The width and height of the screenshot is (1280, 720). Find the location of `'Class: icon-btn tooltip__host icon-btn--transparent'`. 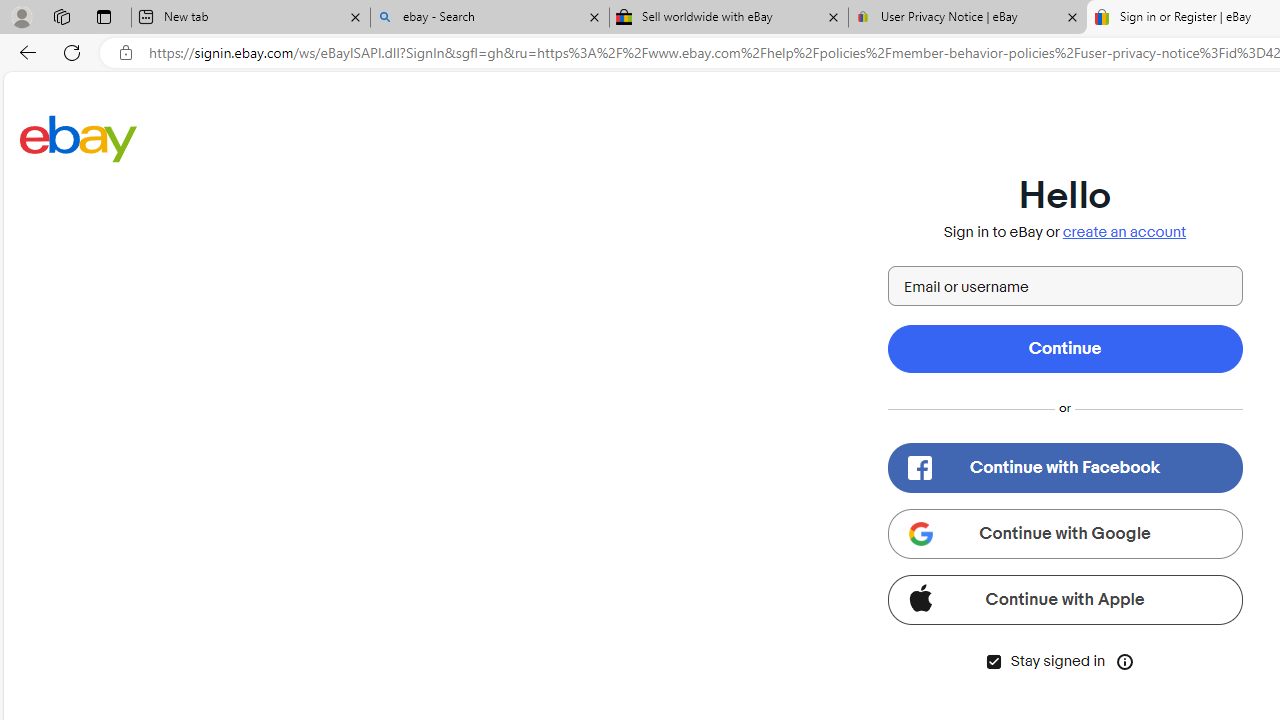

'Class: icon-btn tooltip__host icon-btn--transparent' is located at coordinates (1125, 660).